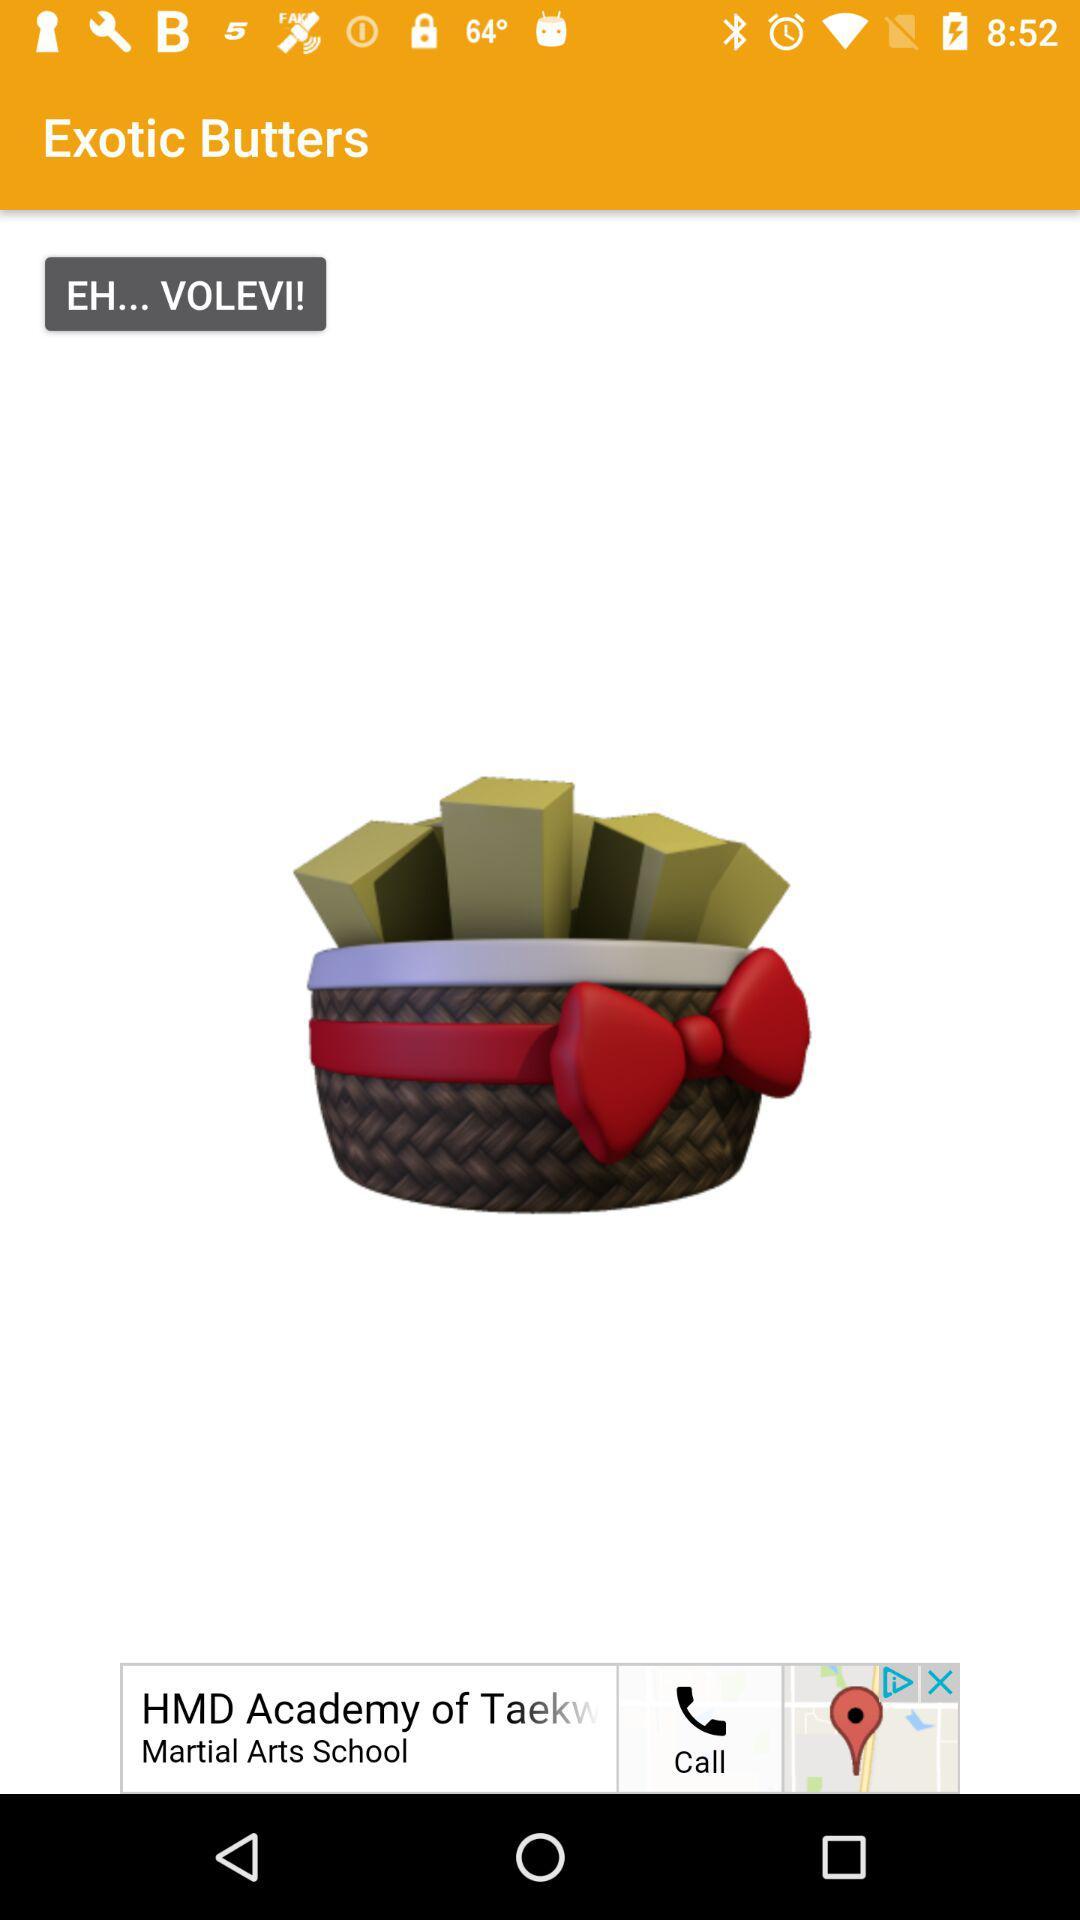 The width and height of the screenshot is (1080, 1920). Describe the element at coordinates (540, 1727) in the screenshot. I see `access this service` at that location.